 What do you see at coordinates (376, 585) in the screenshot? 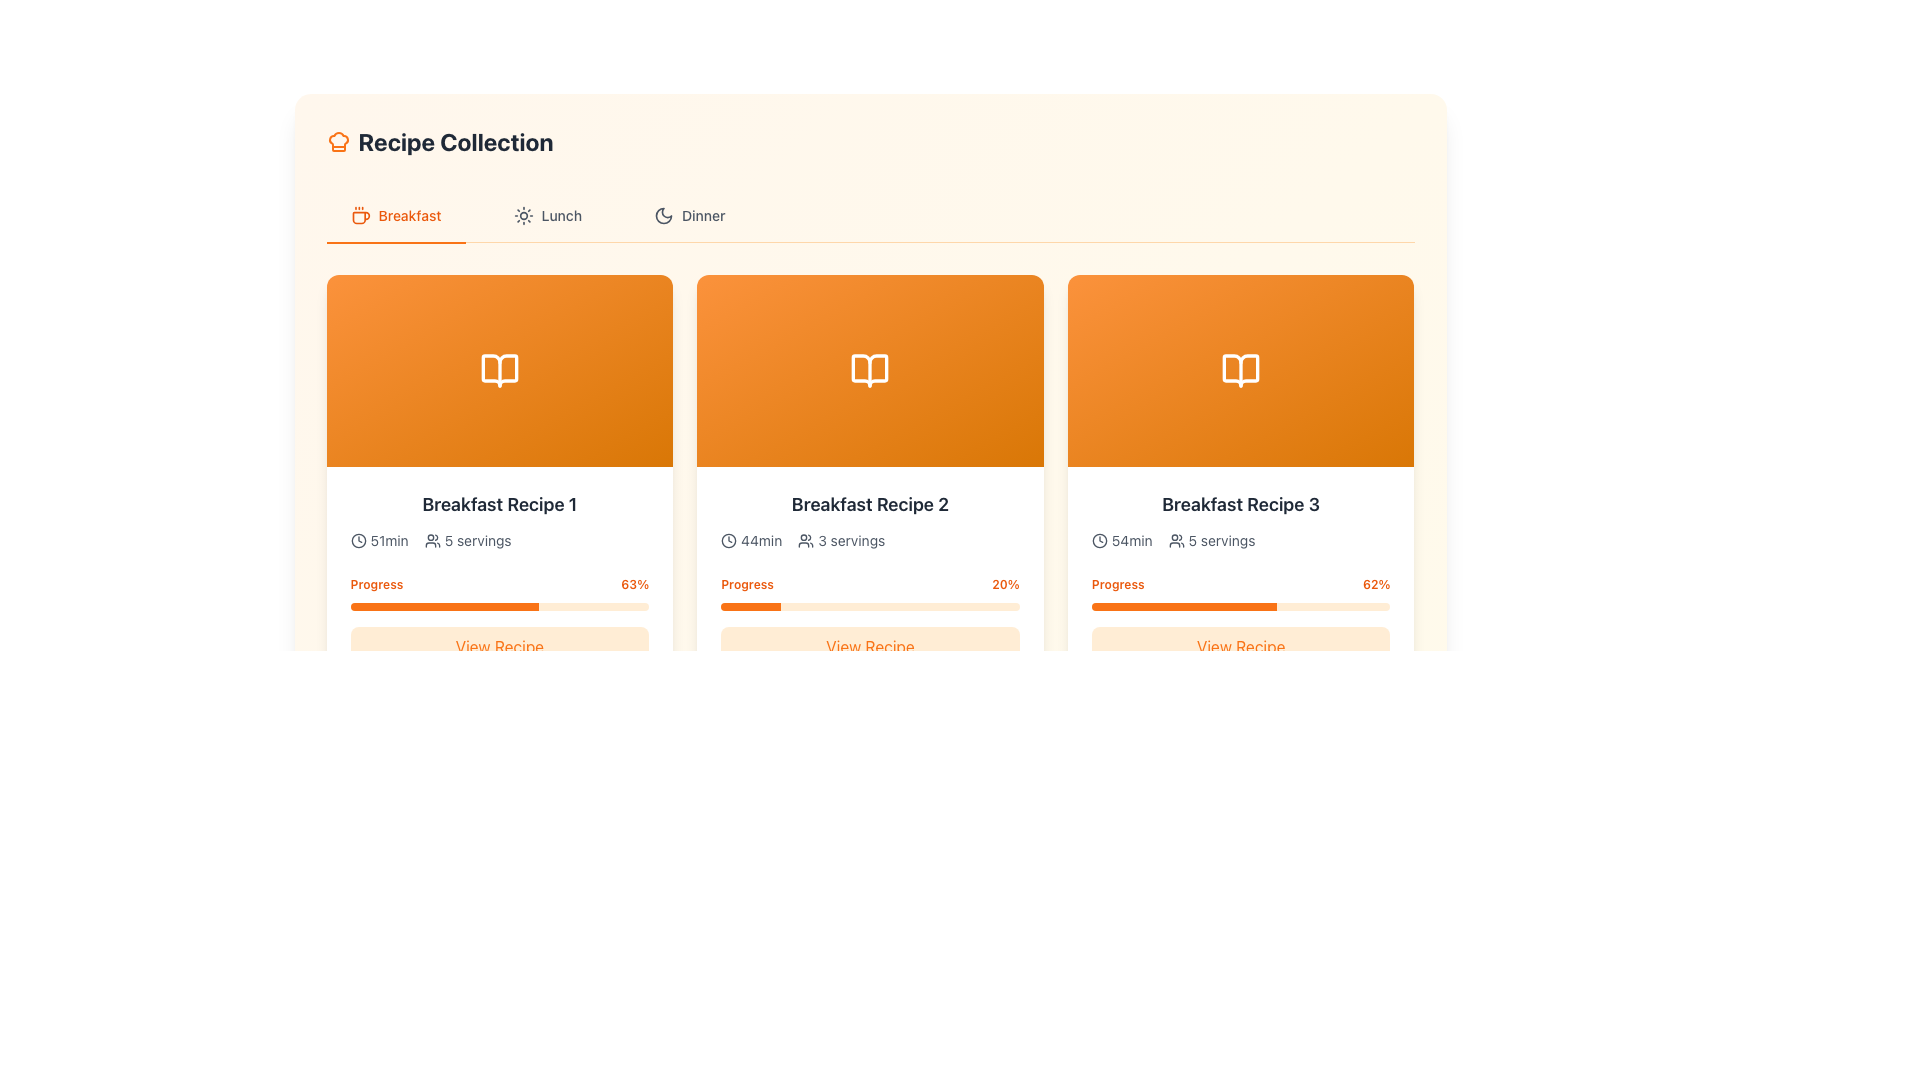
I see `the text label indicating the progress of 'Breakfast Recipe 1', which is positioned above the completion percentage progress bar` at bounding box center [376, 585].